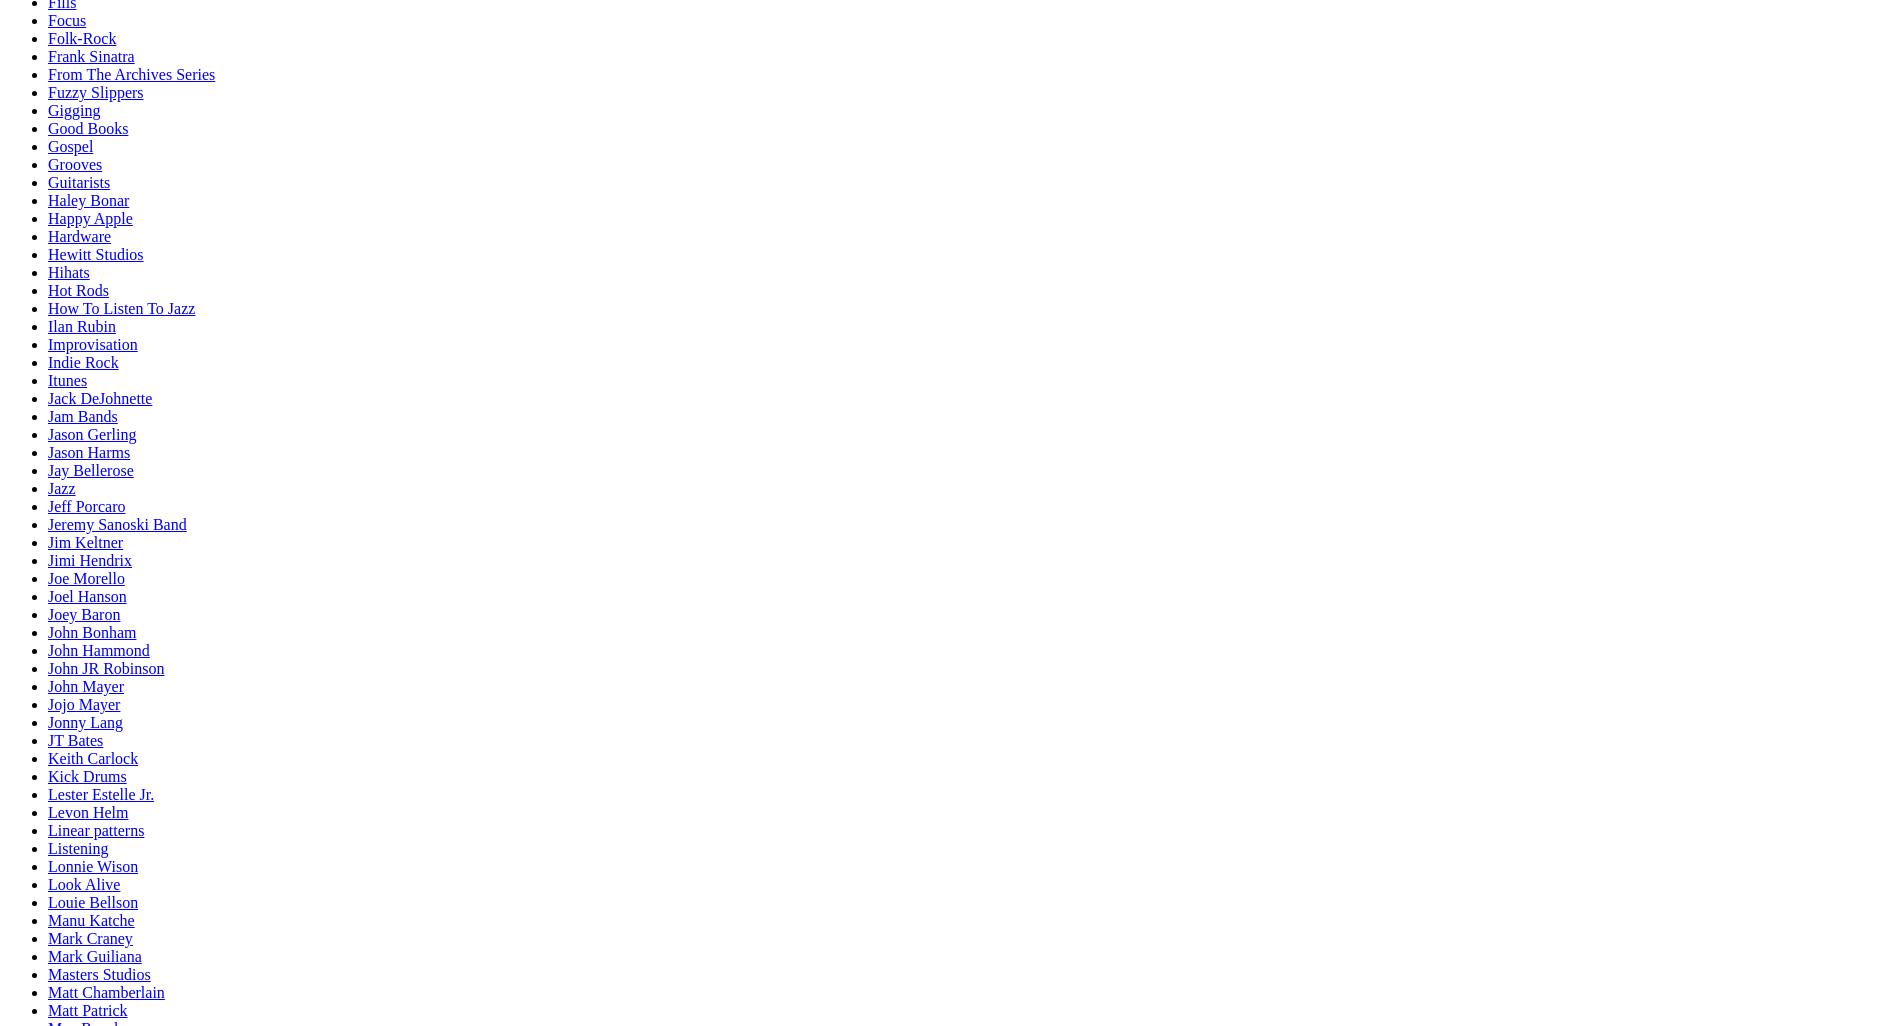 This screenshot has height=1026, width=1900. Describe the element at coordinates (48, 901) in the screenshot. I see `'Louie Bellson'` at that location.